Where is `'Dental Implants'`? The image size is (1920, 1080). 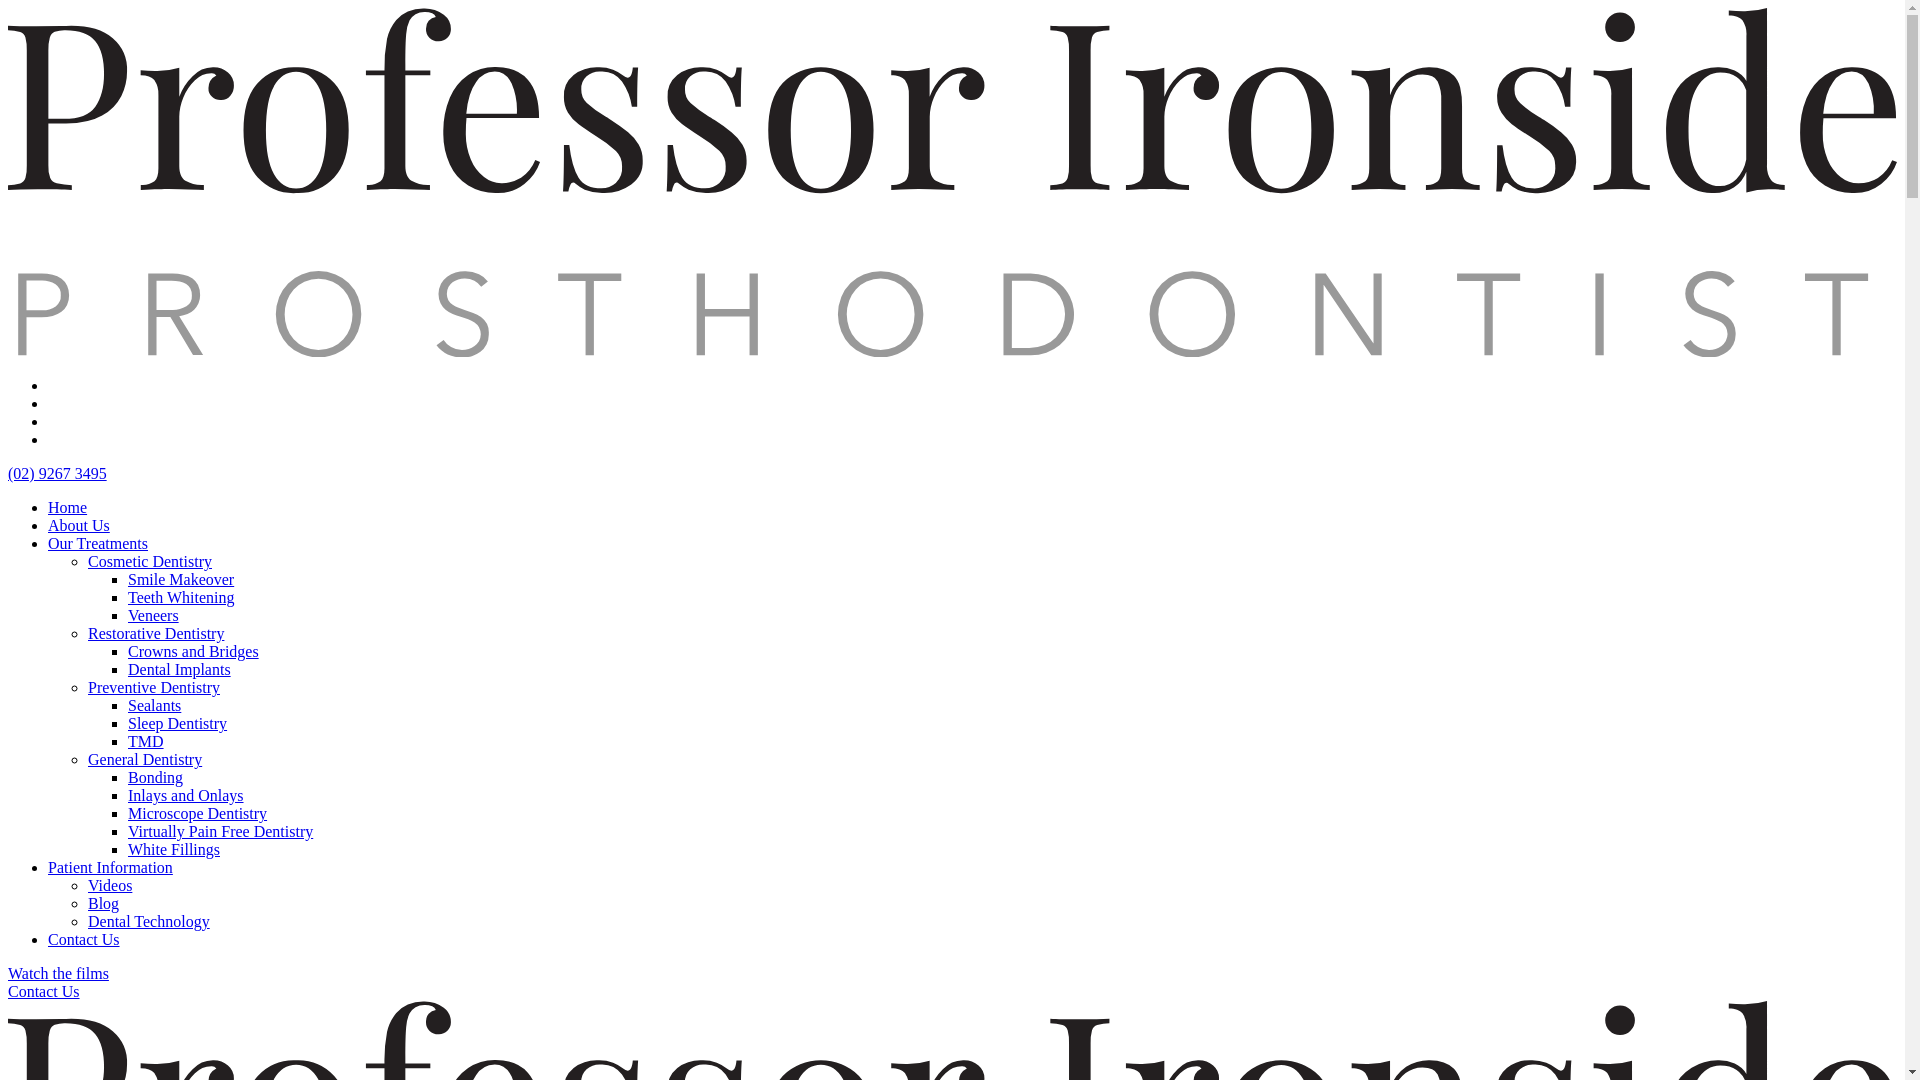
'Dental Implants' is located at coordinates (179, 669).